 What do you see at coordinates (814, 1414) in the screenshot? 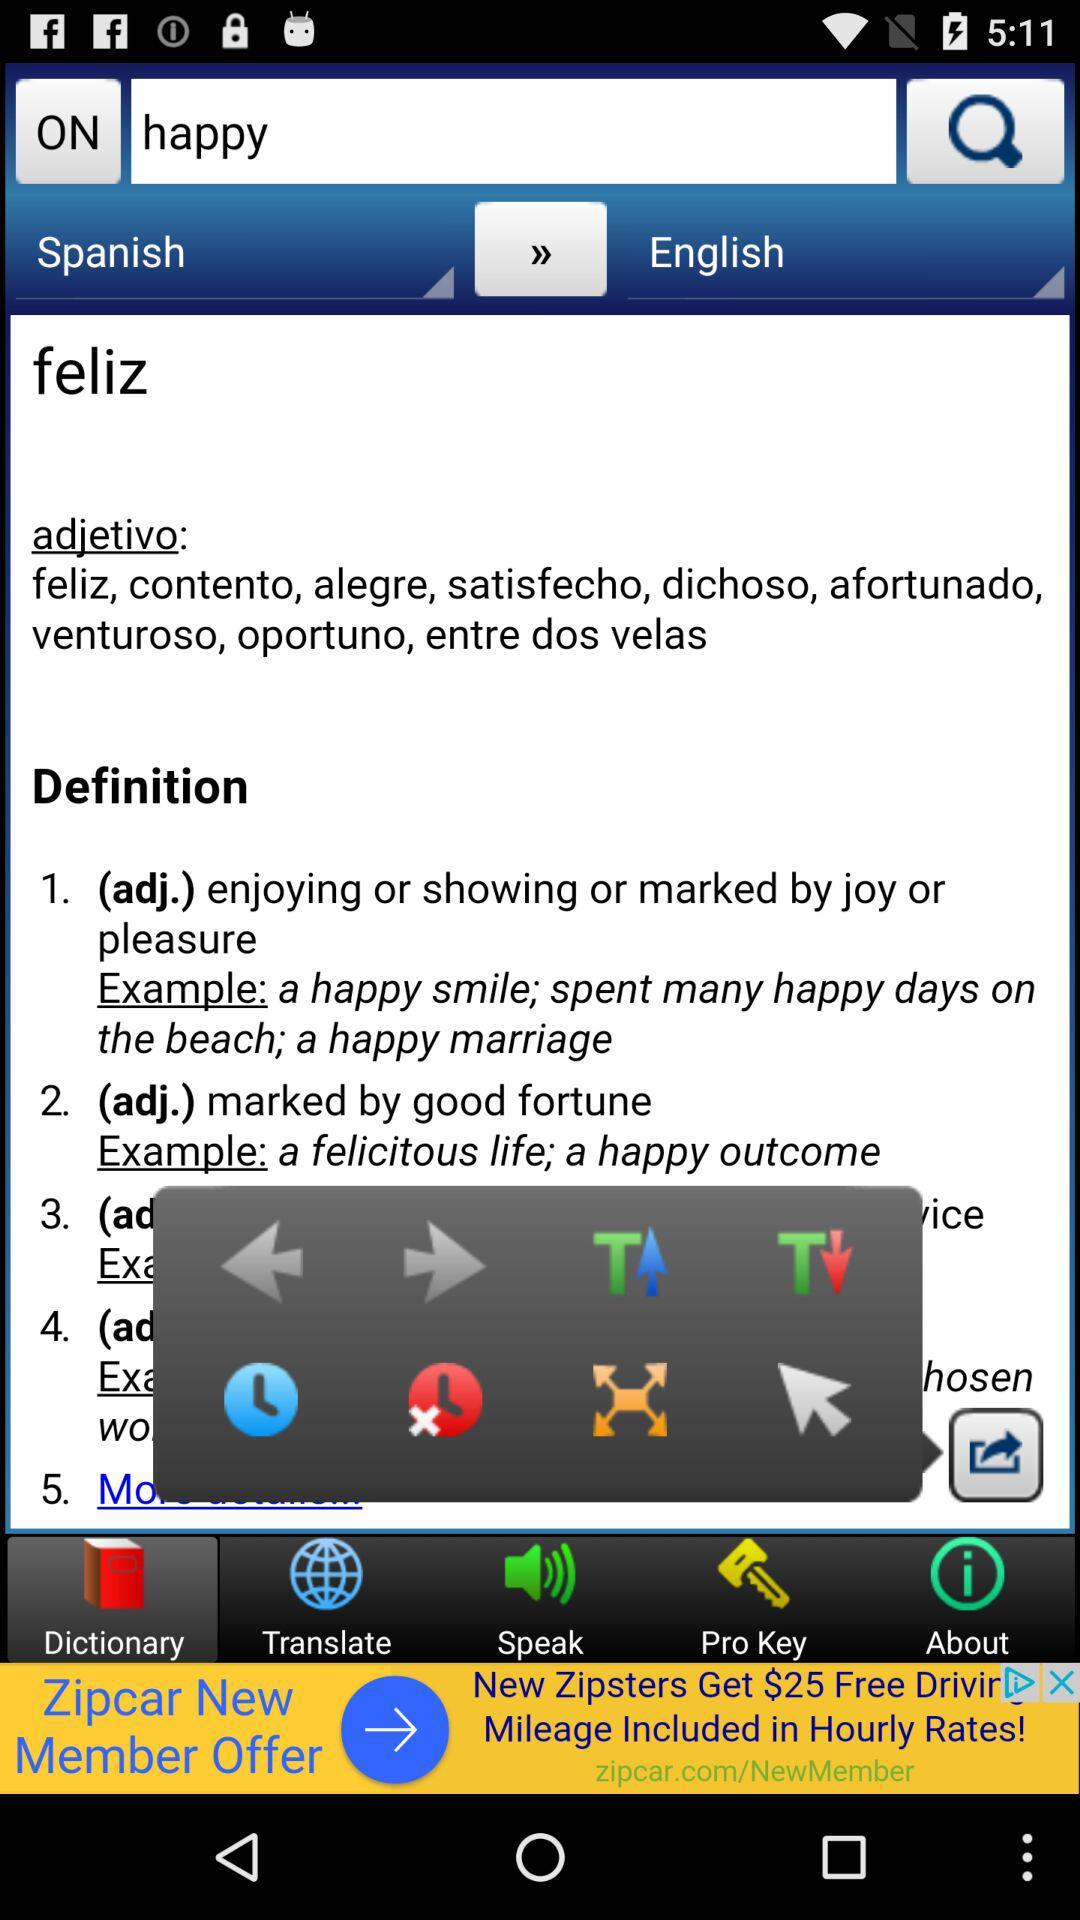
I see `arrow icon` at bounding box center [814, 1414].